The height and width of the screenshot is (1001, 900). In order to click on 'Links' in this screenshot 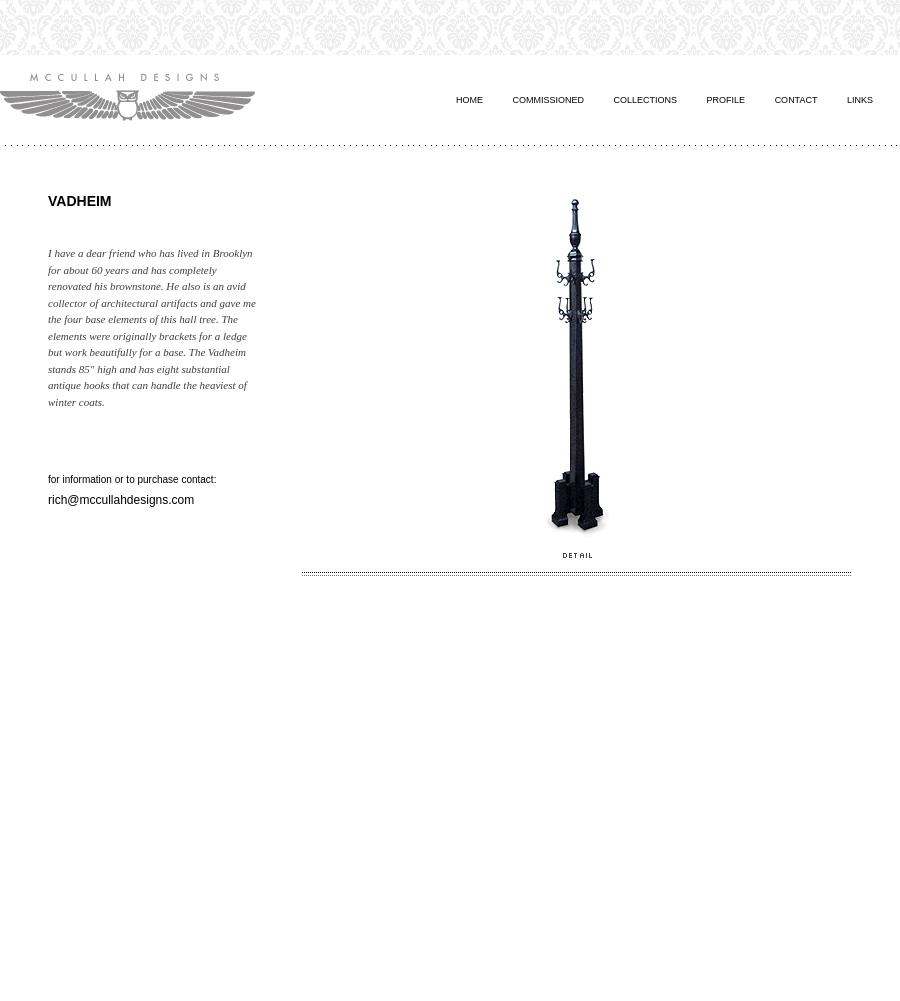, I will do `click(846, 98)`.